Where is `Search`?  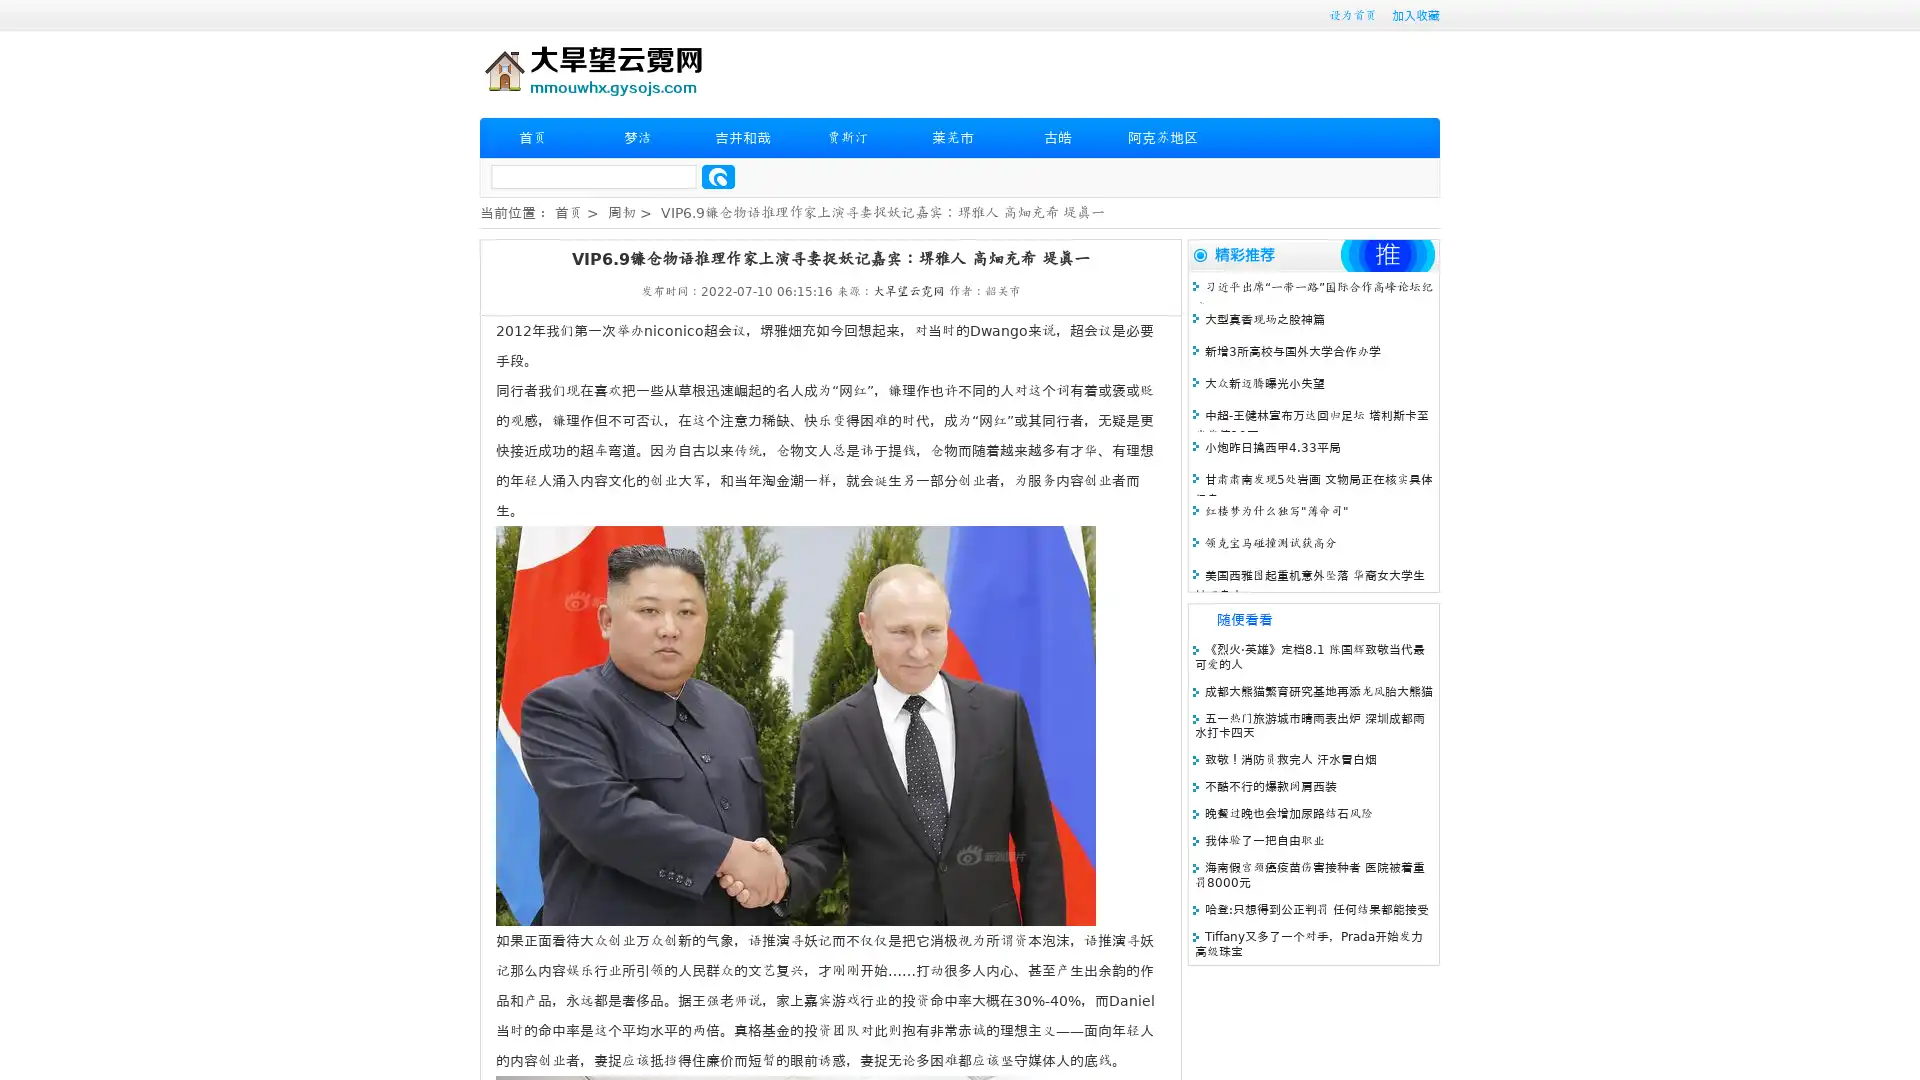
Search is located at coordinates (718, 176).